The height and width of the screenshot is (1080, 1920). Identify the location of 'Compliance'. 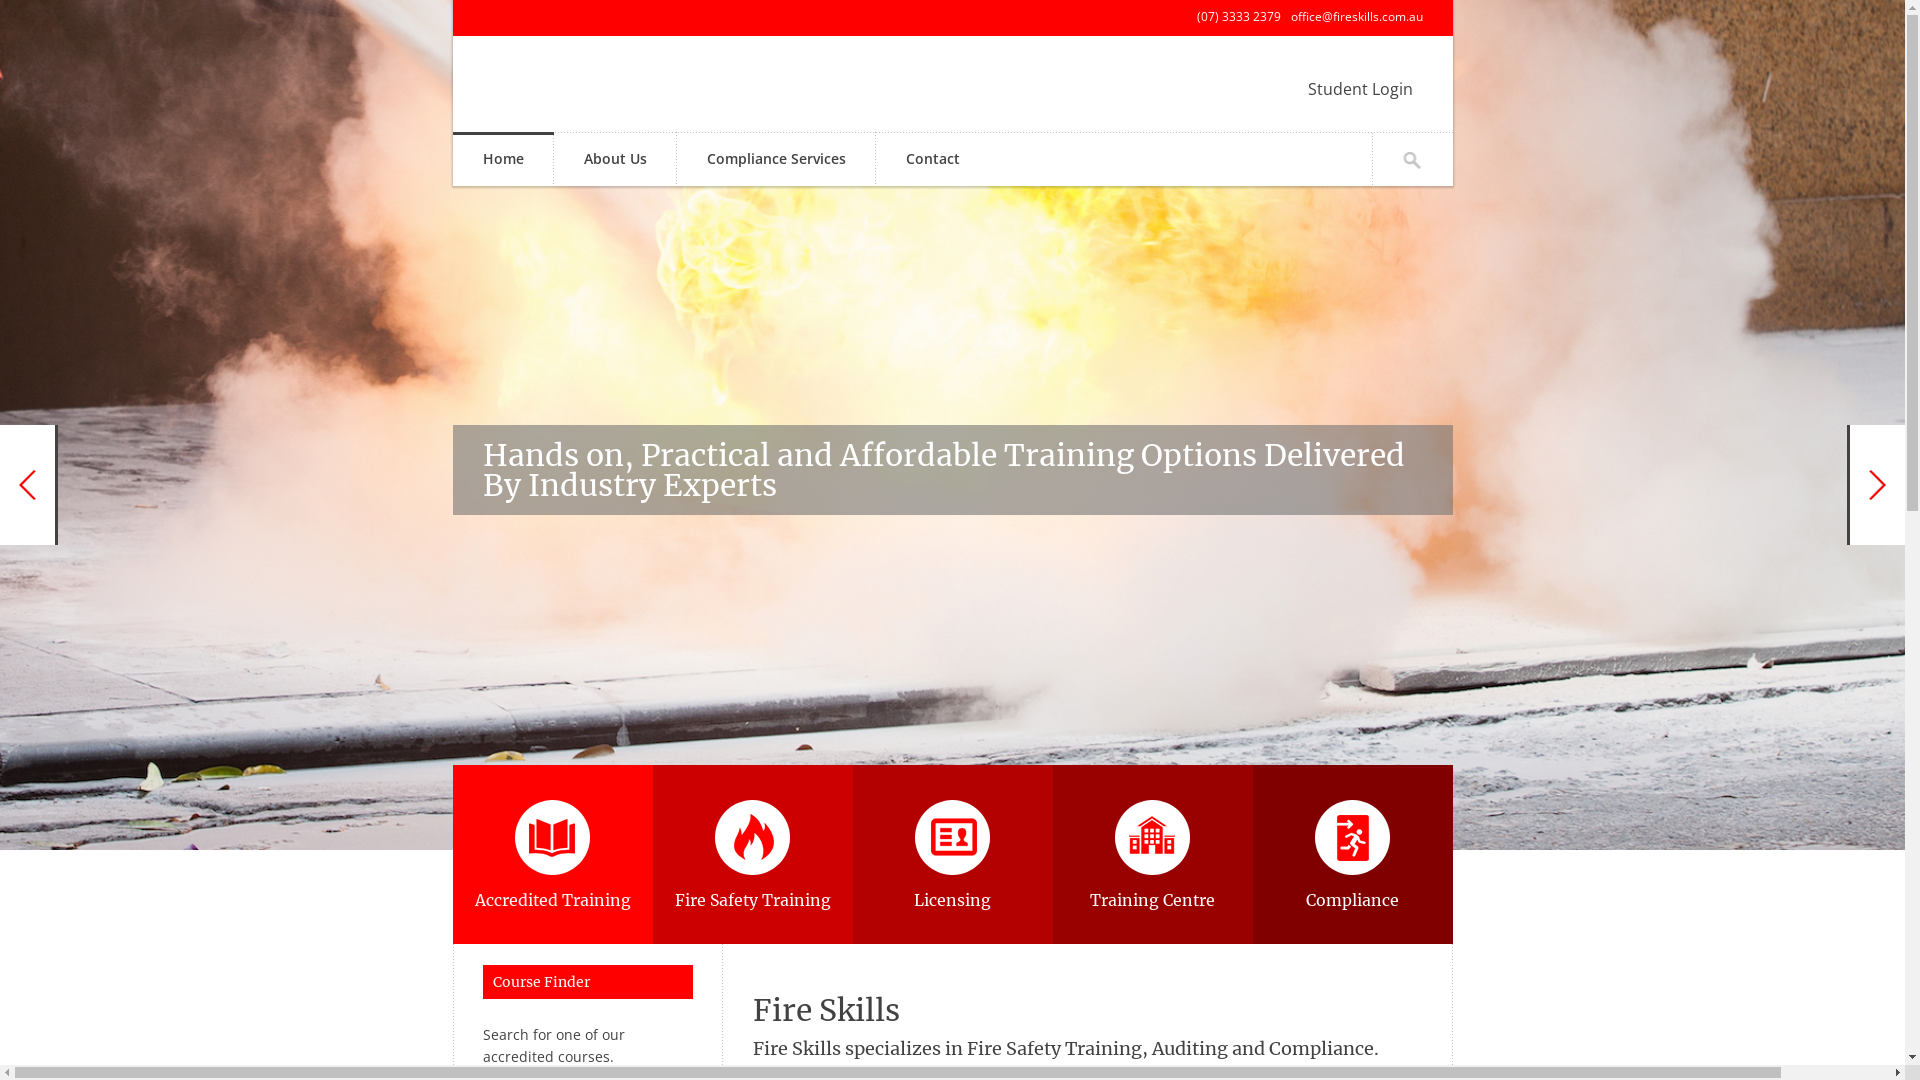
(1352, 854).